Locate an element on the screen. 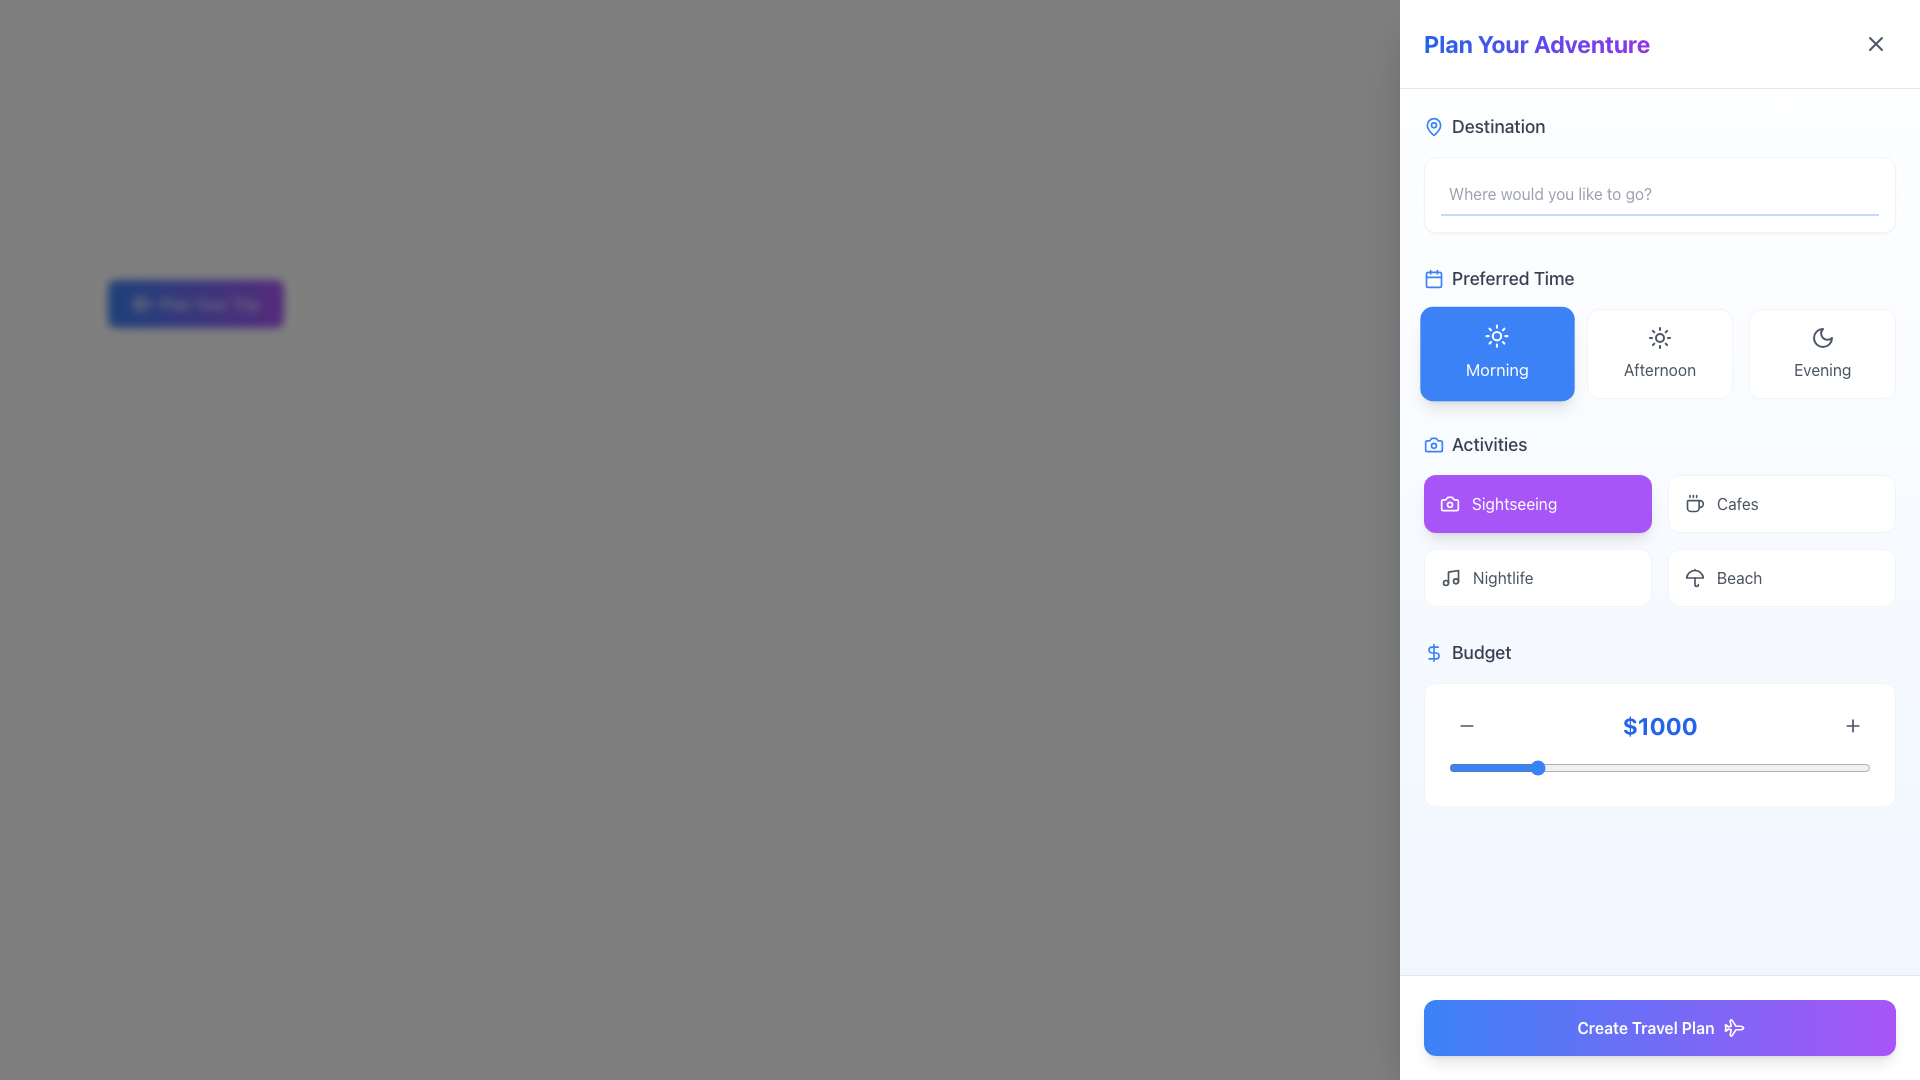  the blue map pin icon located near the top of the right-side panel under the 'Plan Your Adventure' header, beside the 'Destination' label is located at coordinates (1433, 126).